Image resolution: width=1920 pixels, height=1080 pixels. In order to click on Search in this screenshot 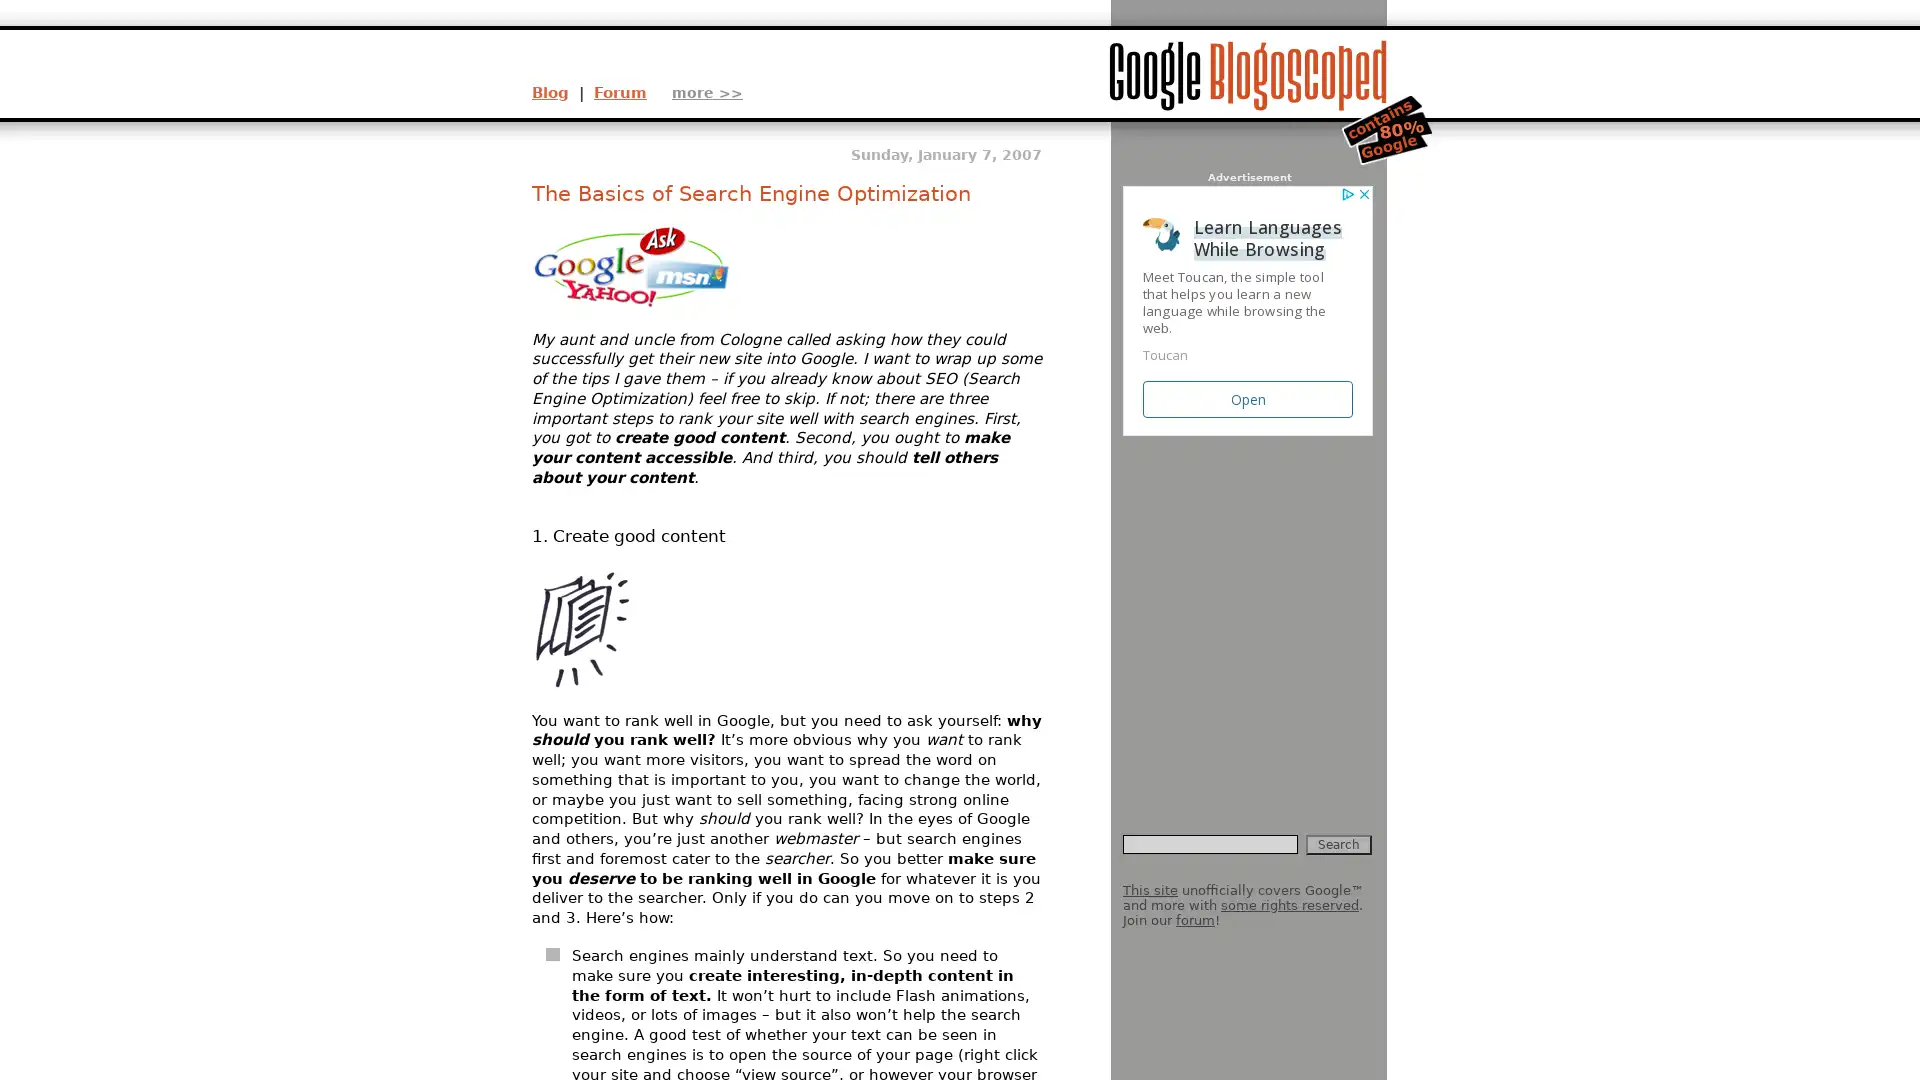, I will do `click(1339, 844)`.